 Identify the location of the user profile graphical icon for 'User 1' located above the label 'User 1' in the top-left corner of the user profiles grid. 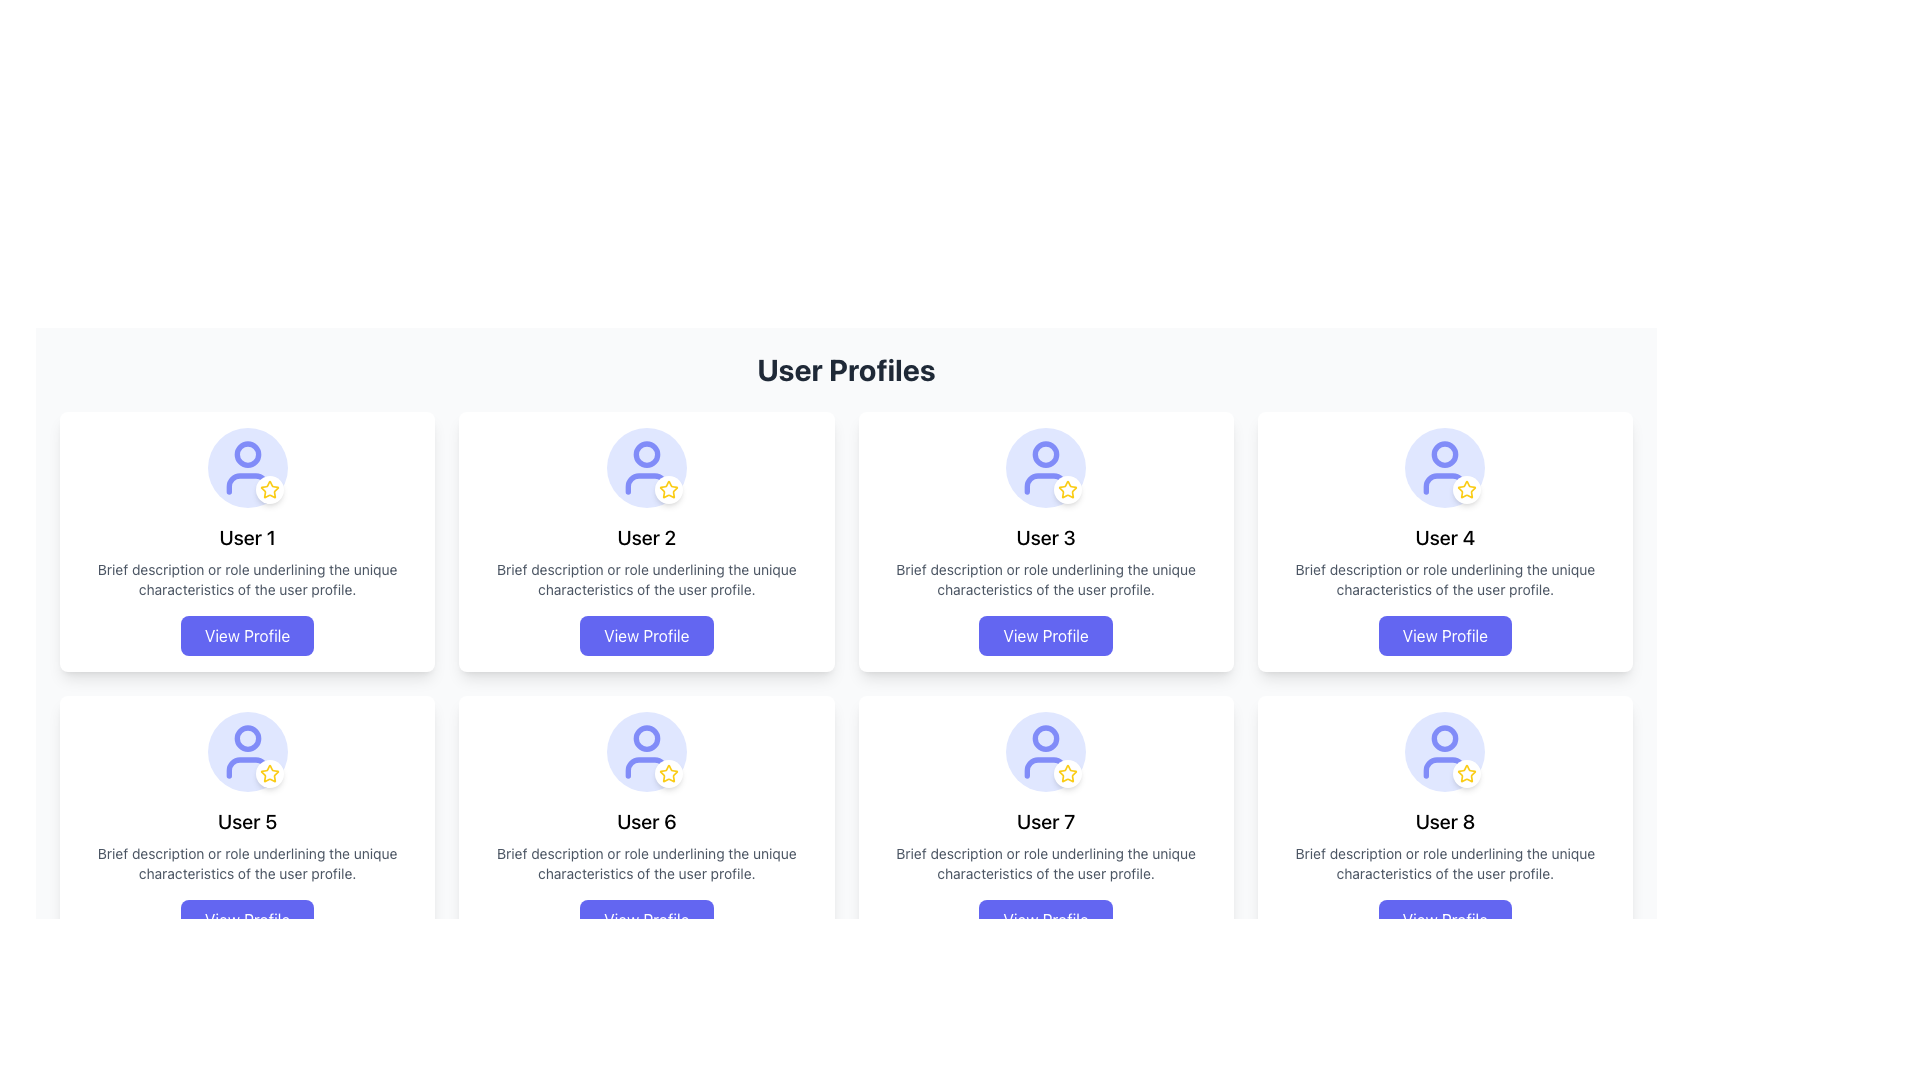
(246, 467).